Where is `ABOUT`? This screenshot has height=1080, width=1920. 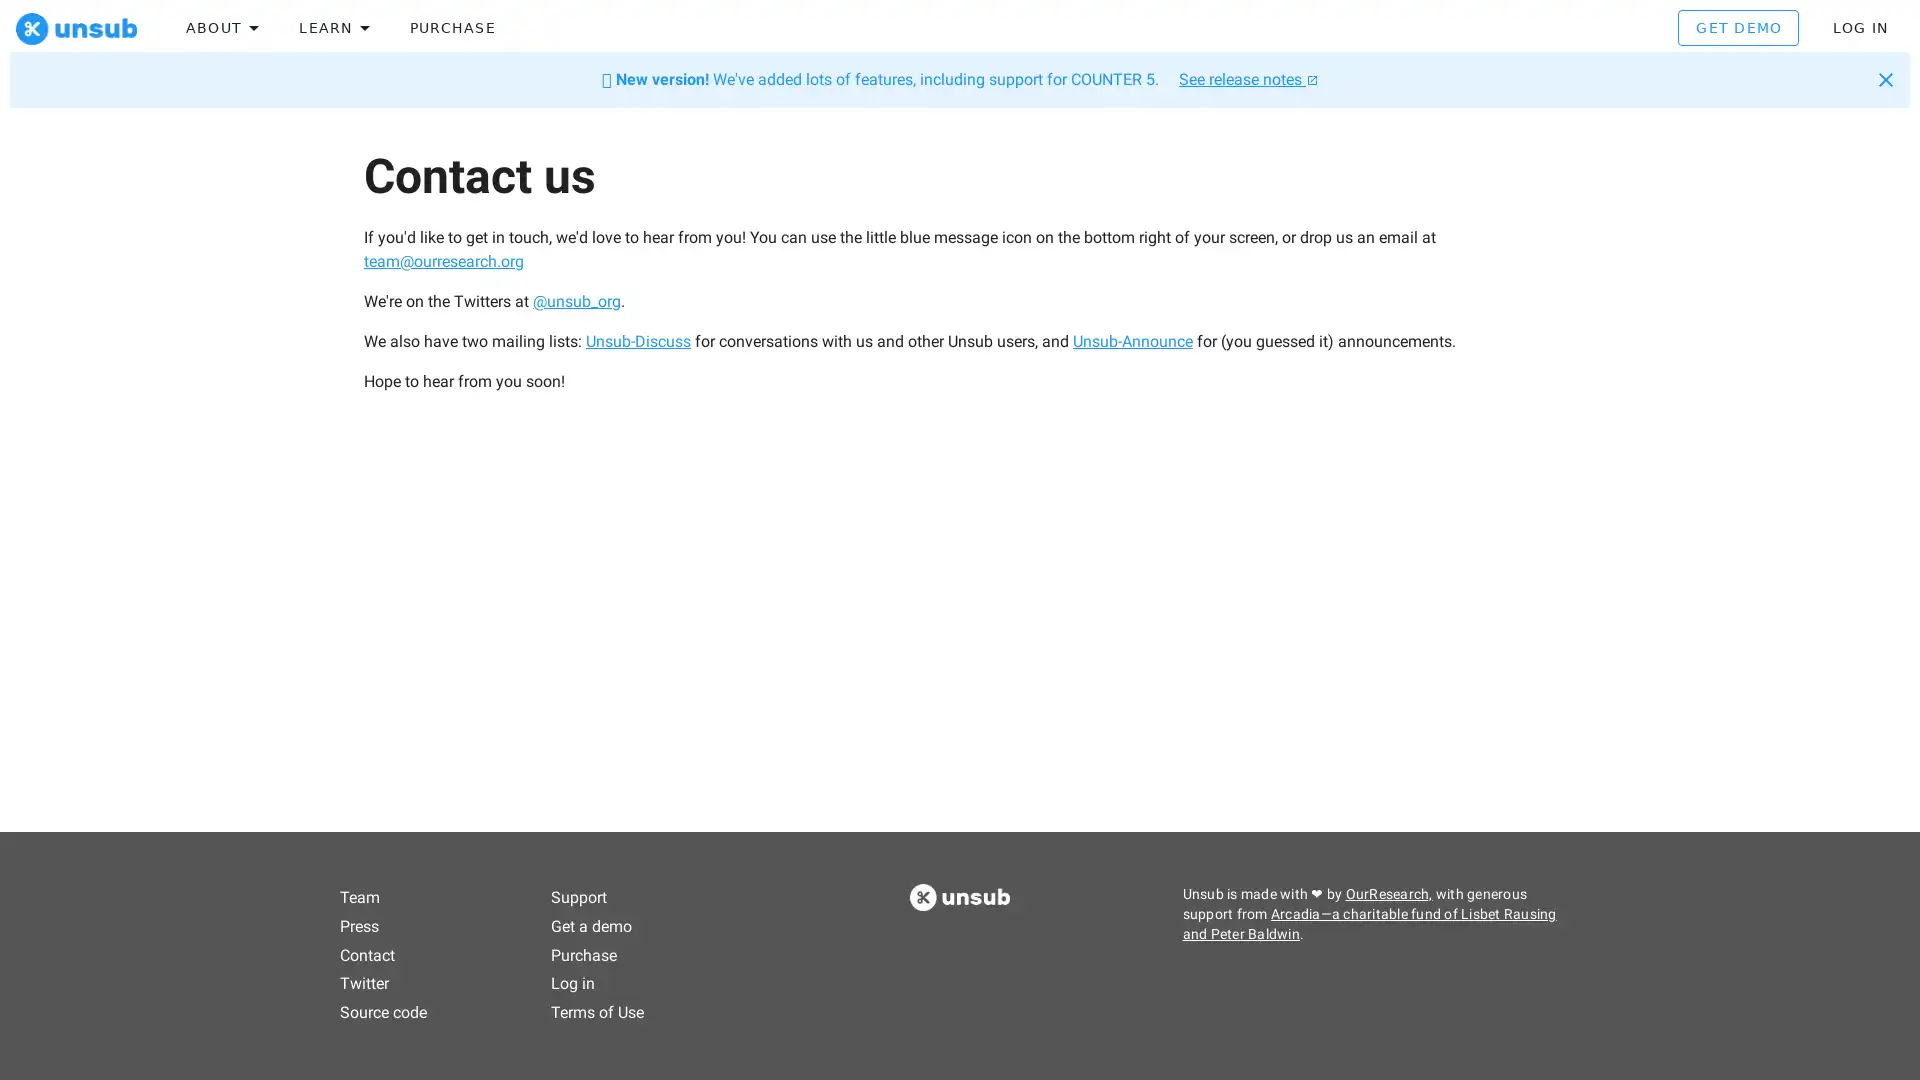
ABOUT is located at coordinates (222, 31).